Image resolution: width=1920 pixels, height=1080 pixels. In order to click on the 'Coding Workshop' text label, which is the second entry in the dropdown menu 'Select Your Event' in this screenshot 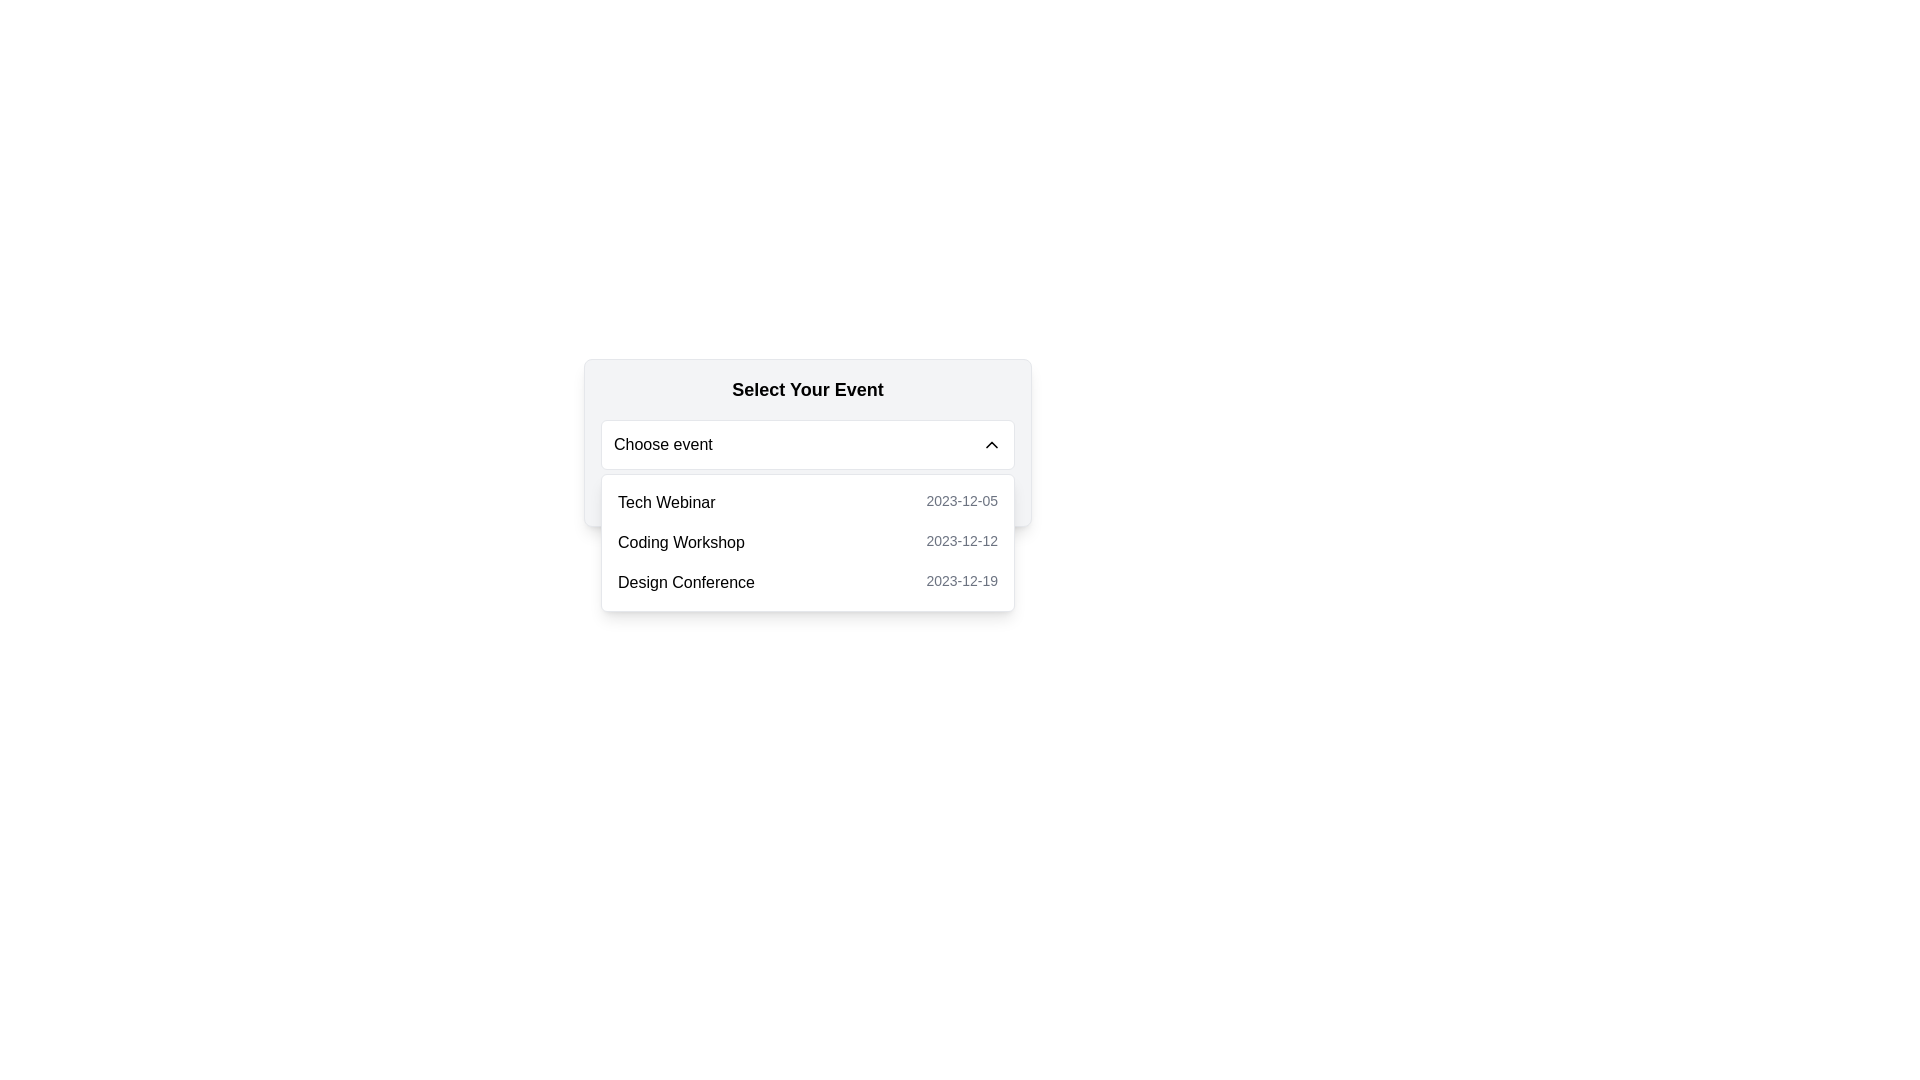, I will do `click(681, 543)`.